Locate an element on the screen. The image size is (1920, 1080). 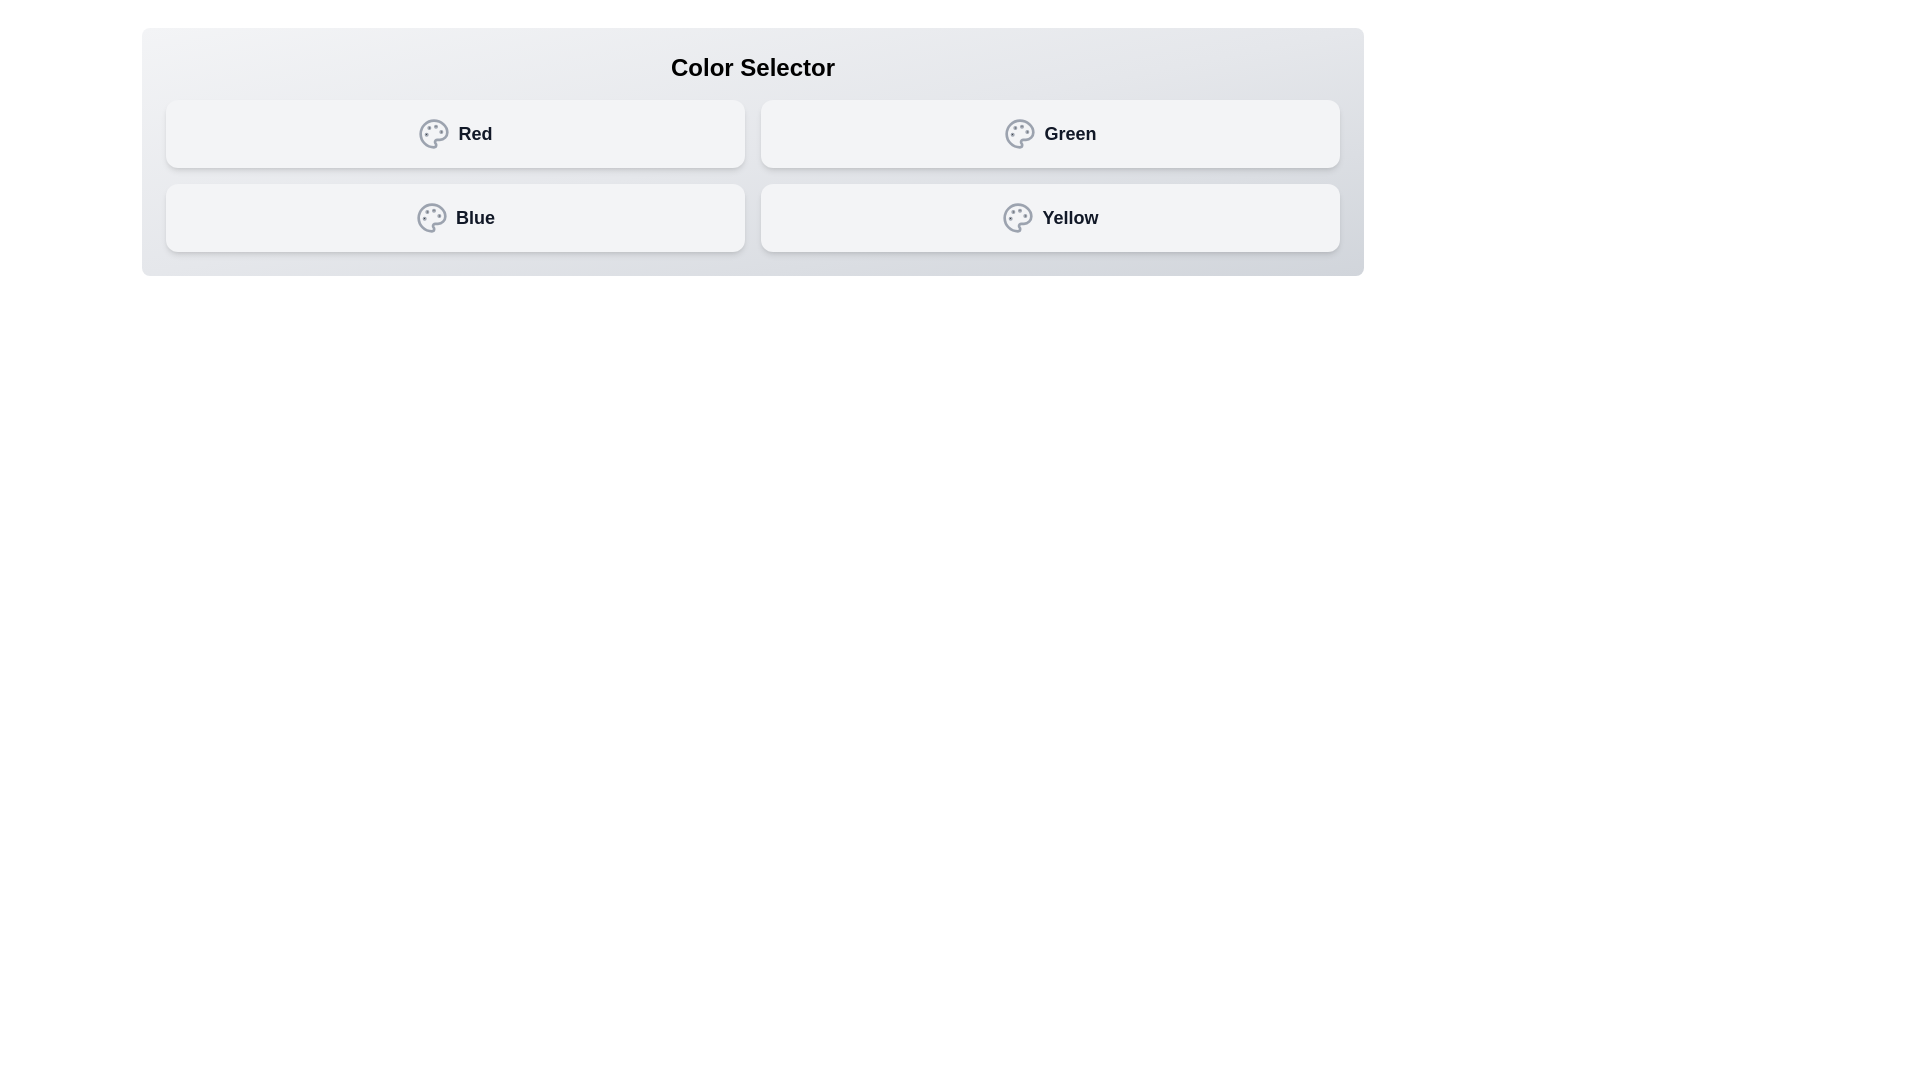
the button labeled Blue to observe its hover effect is located at coordinates (454, 218).